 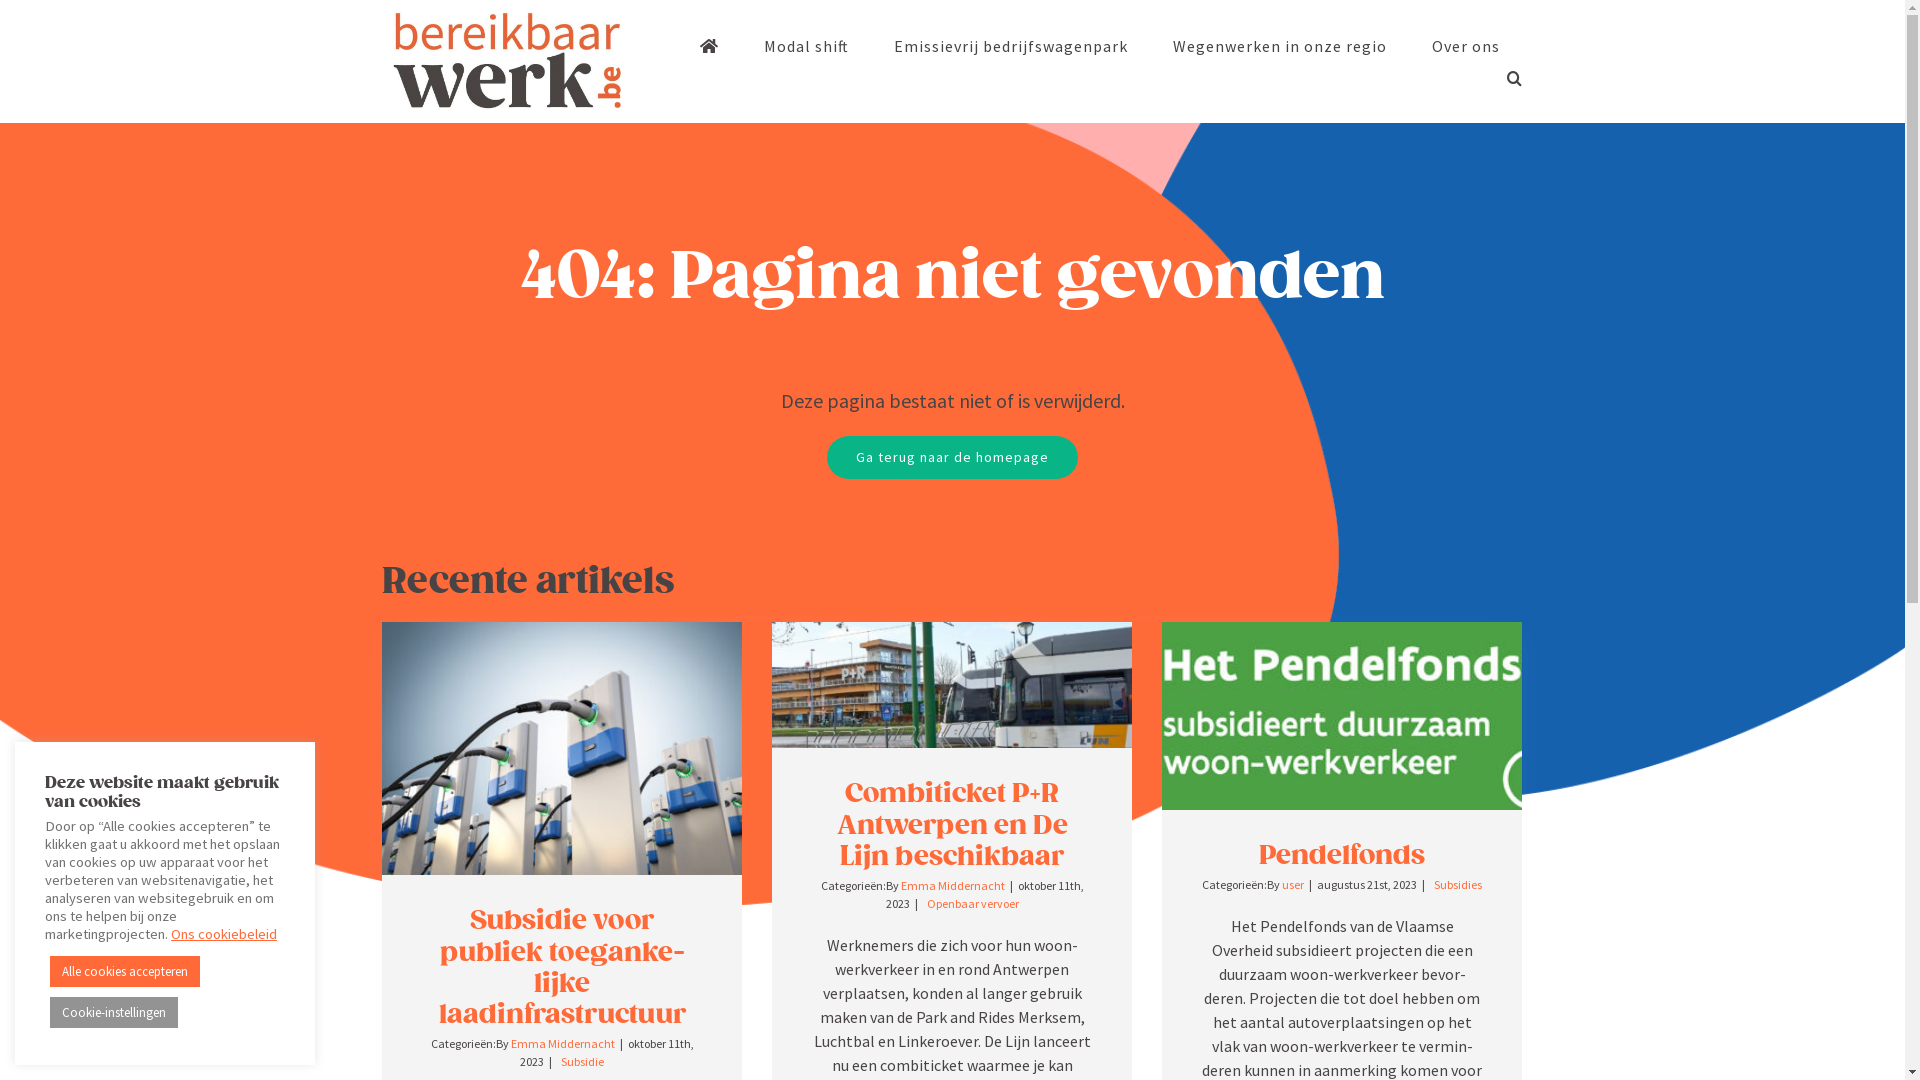 What do you see at coordinates (171, 933) in the screenshot?
I see `'Ons cookiebeleid'` at bounding box center [171, 933].